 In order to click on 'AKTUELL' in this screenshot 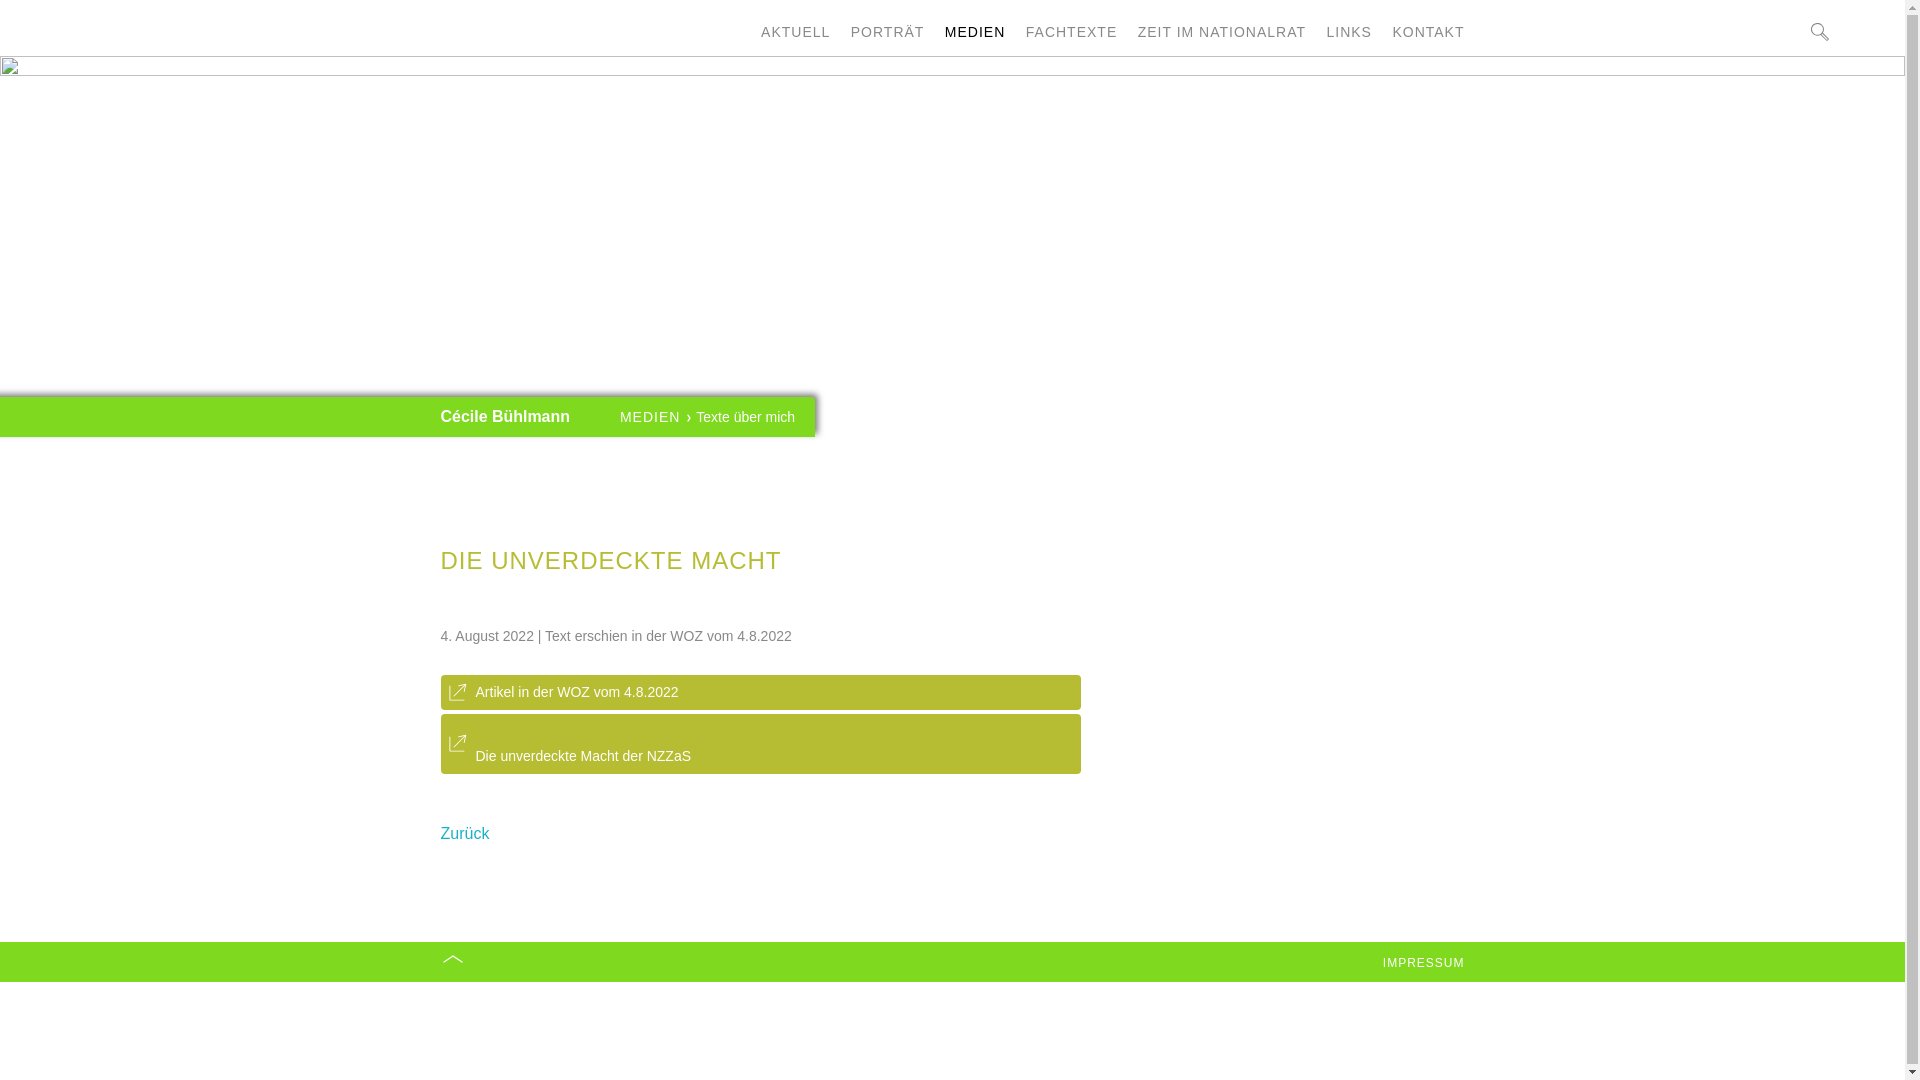, I will do `click(794, 31)`.